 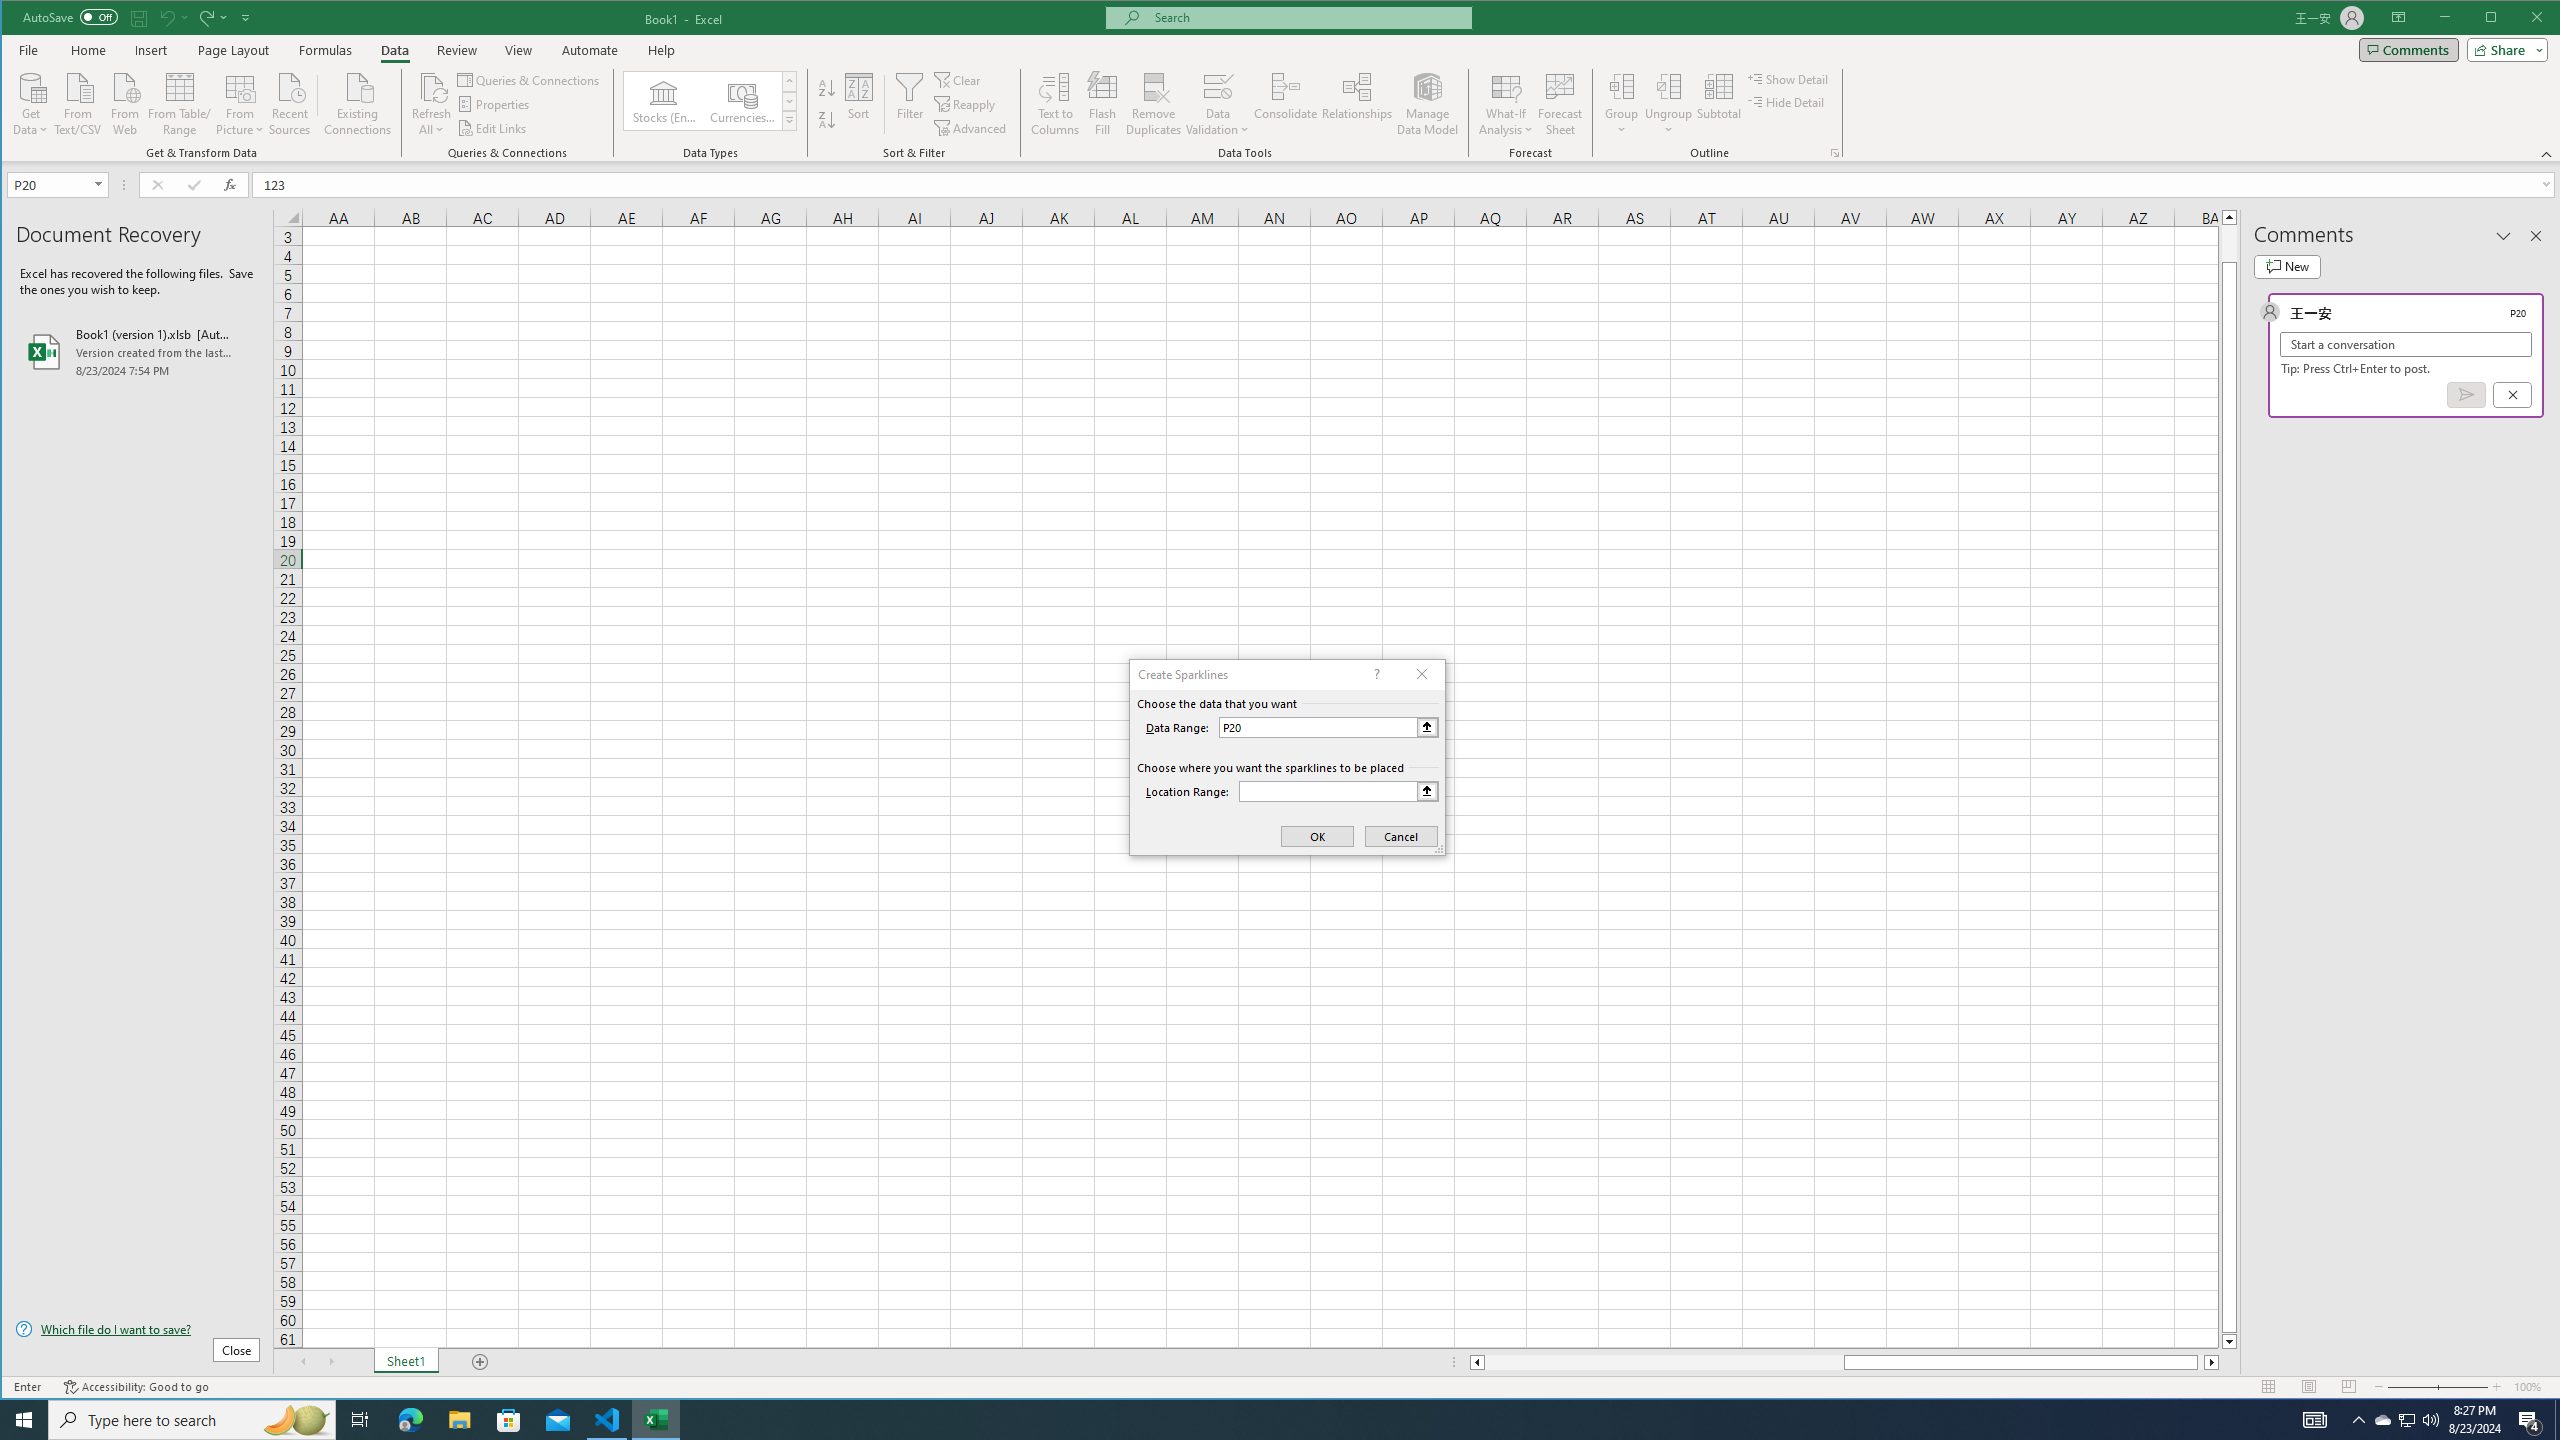 I want to click on 'From Picture', so click(x=240, y=102).